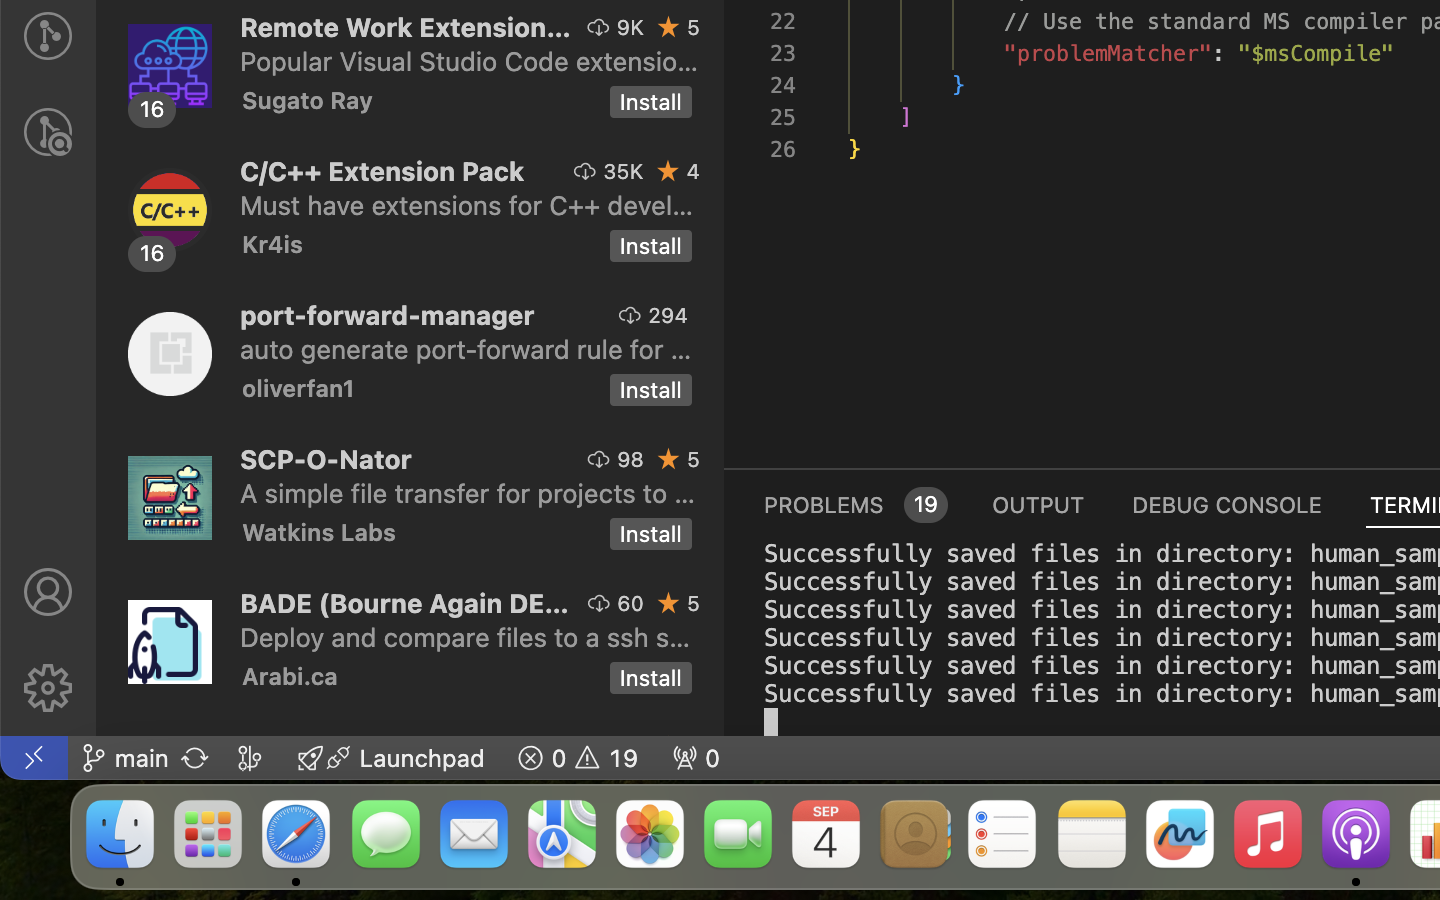  What do you see at coordinates (578, 756) in the screenshot?
I see `'19 0  '` at bounding box center [578, 756].